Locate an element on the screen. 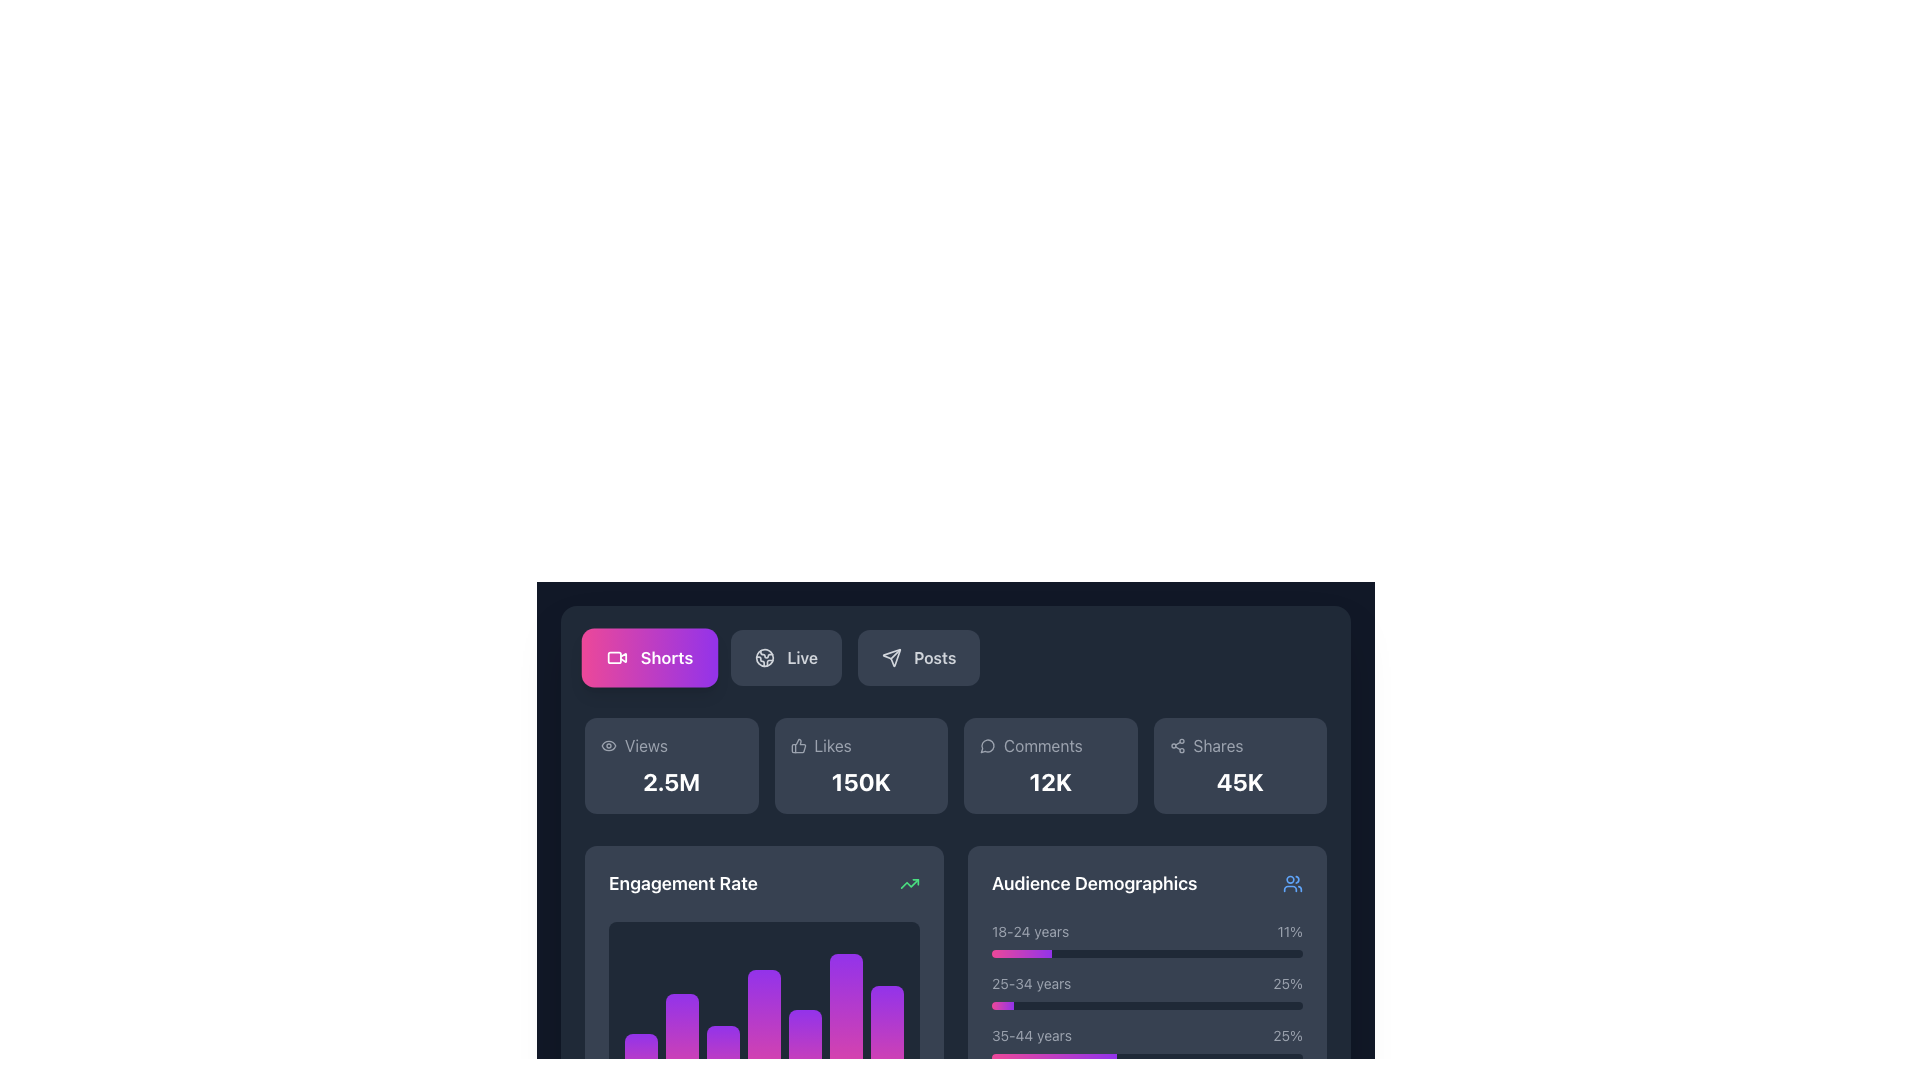  the upward-trending line icon in the Engagement Rate panel is located at coordinates (909, 882).